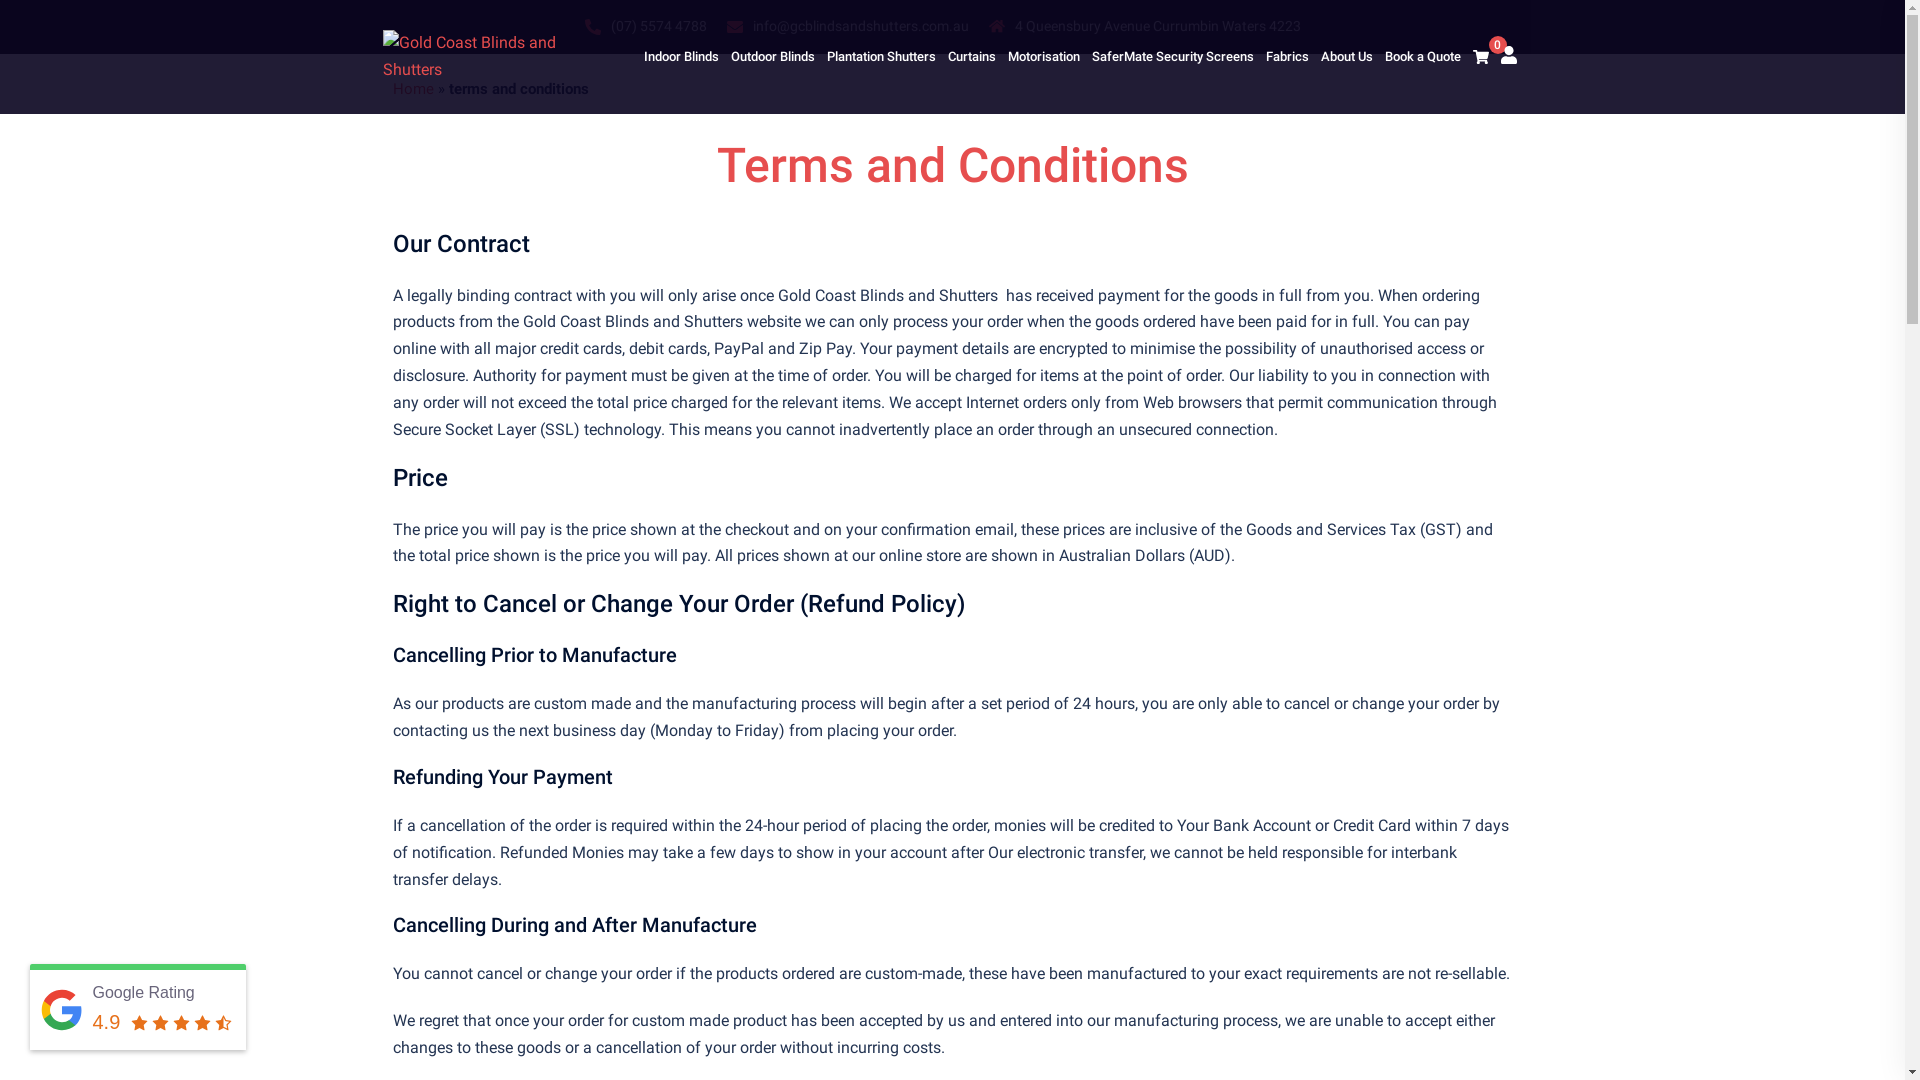  I want to click on 'Outdoor Blinds', so click(728, 56).